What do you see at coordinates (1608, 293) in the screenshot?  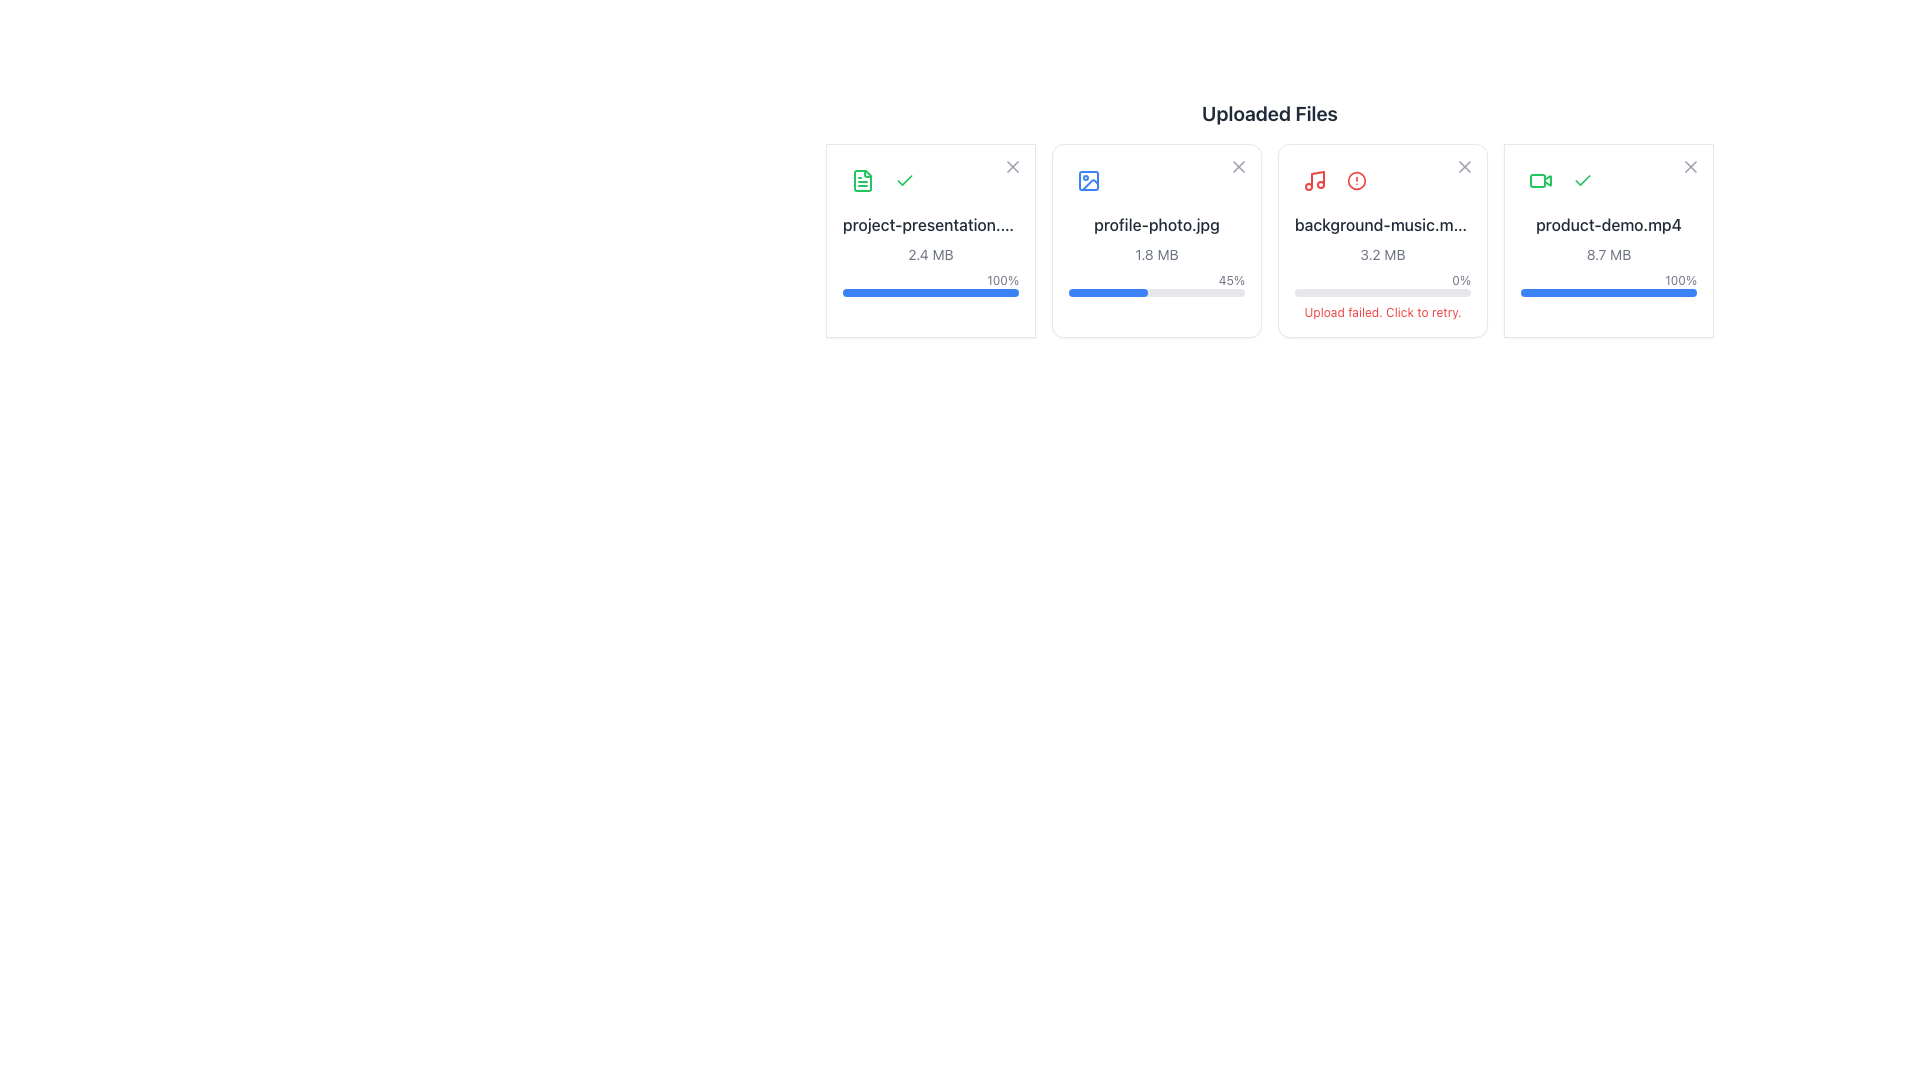 I see `the horizontal progress bar positioned at the bottom of the card associated with the 'product-demo.mp4' file` at bounding box center [1608, 293].